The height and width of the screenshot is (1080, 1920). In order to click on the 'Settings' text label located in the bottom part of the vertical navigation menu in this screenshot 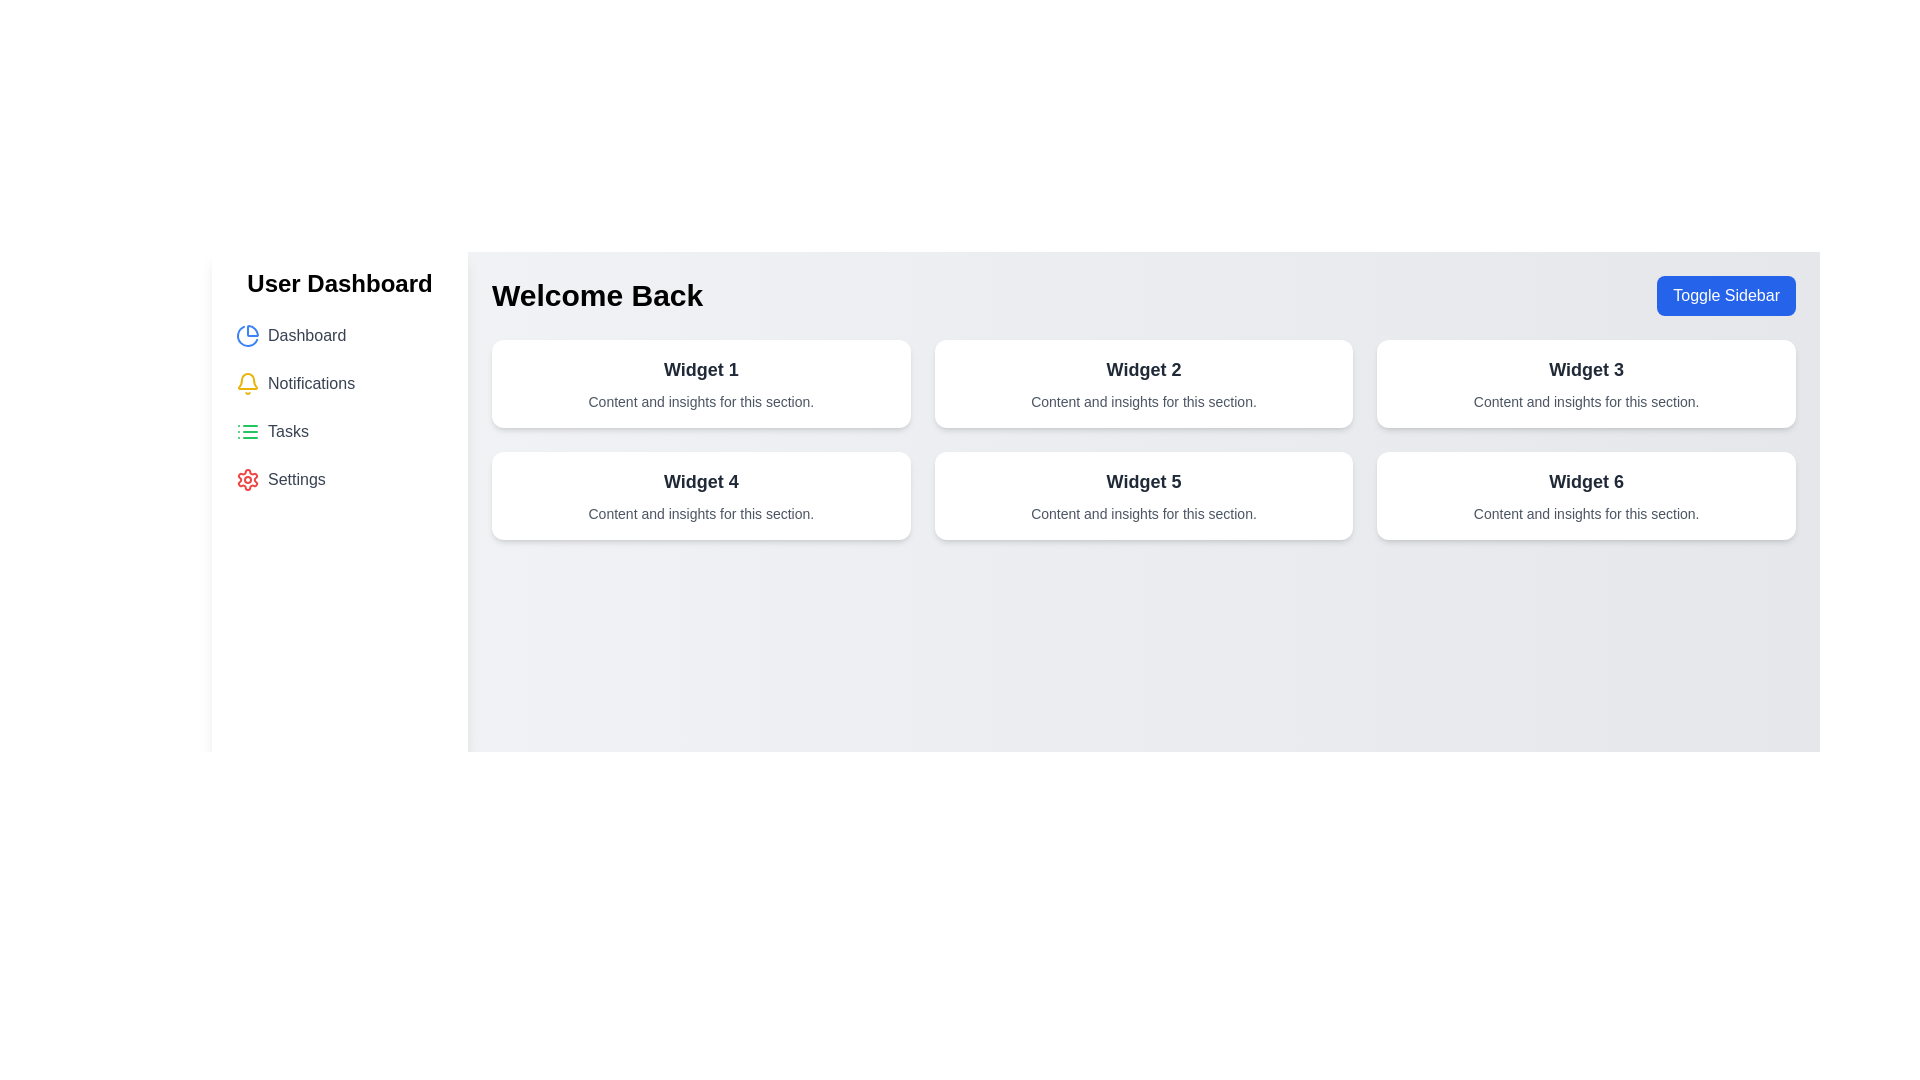, I will do `click(295, 479)`.